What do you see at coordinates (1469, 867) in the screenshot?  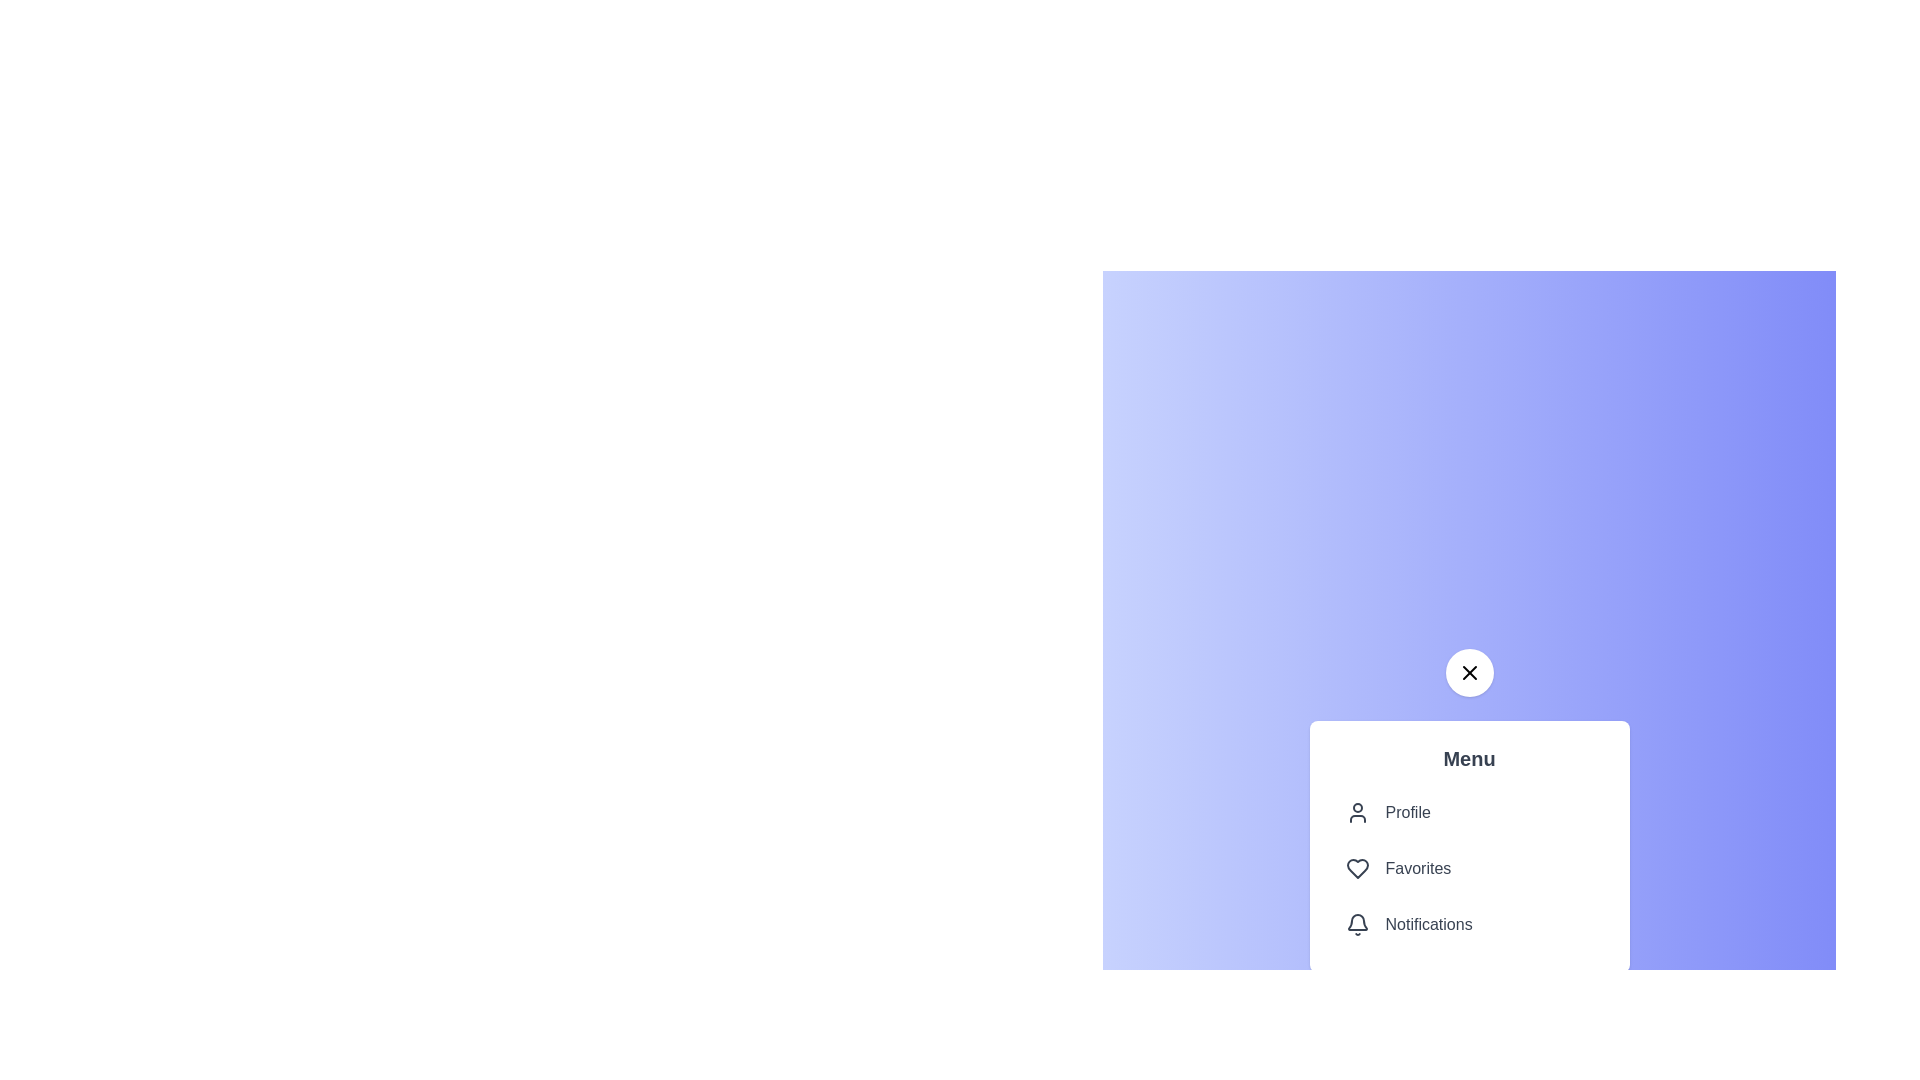 I see `the menu option Favorites by clicking on it` at bounding box center [1469, 867].